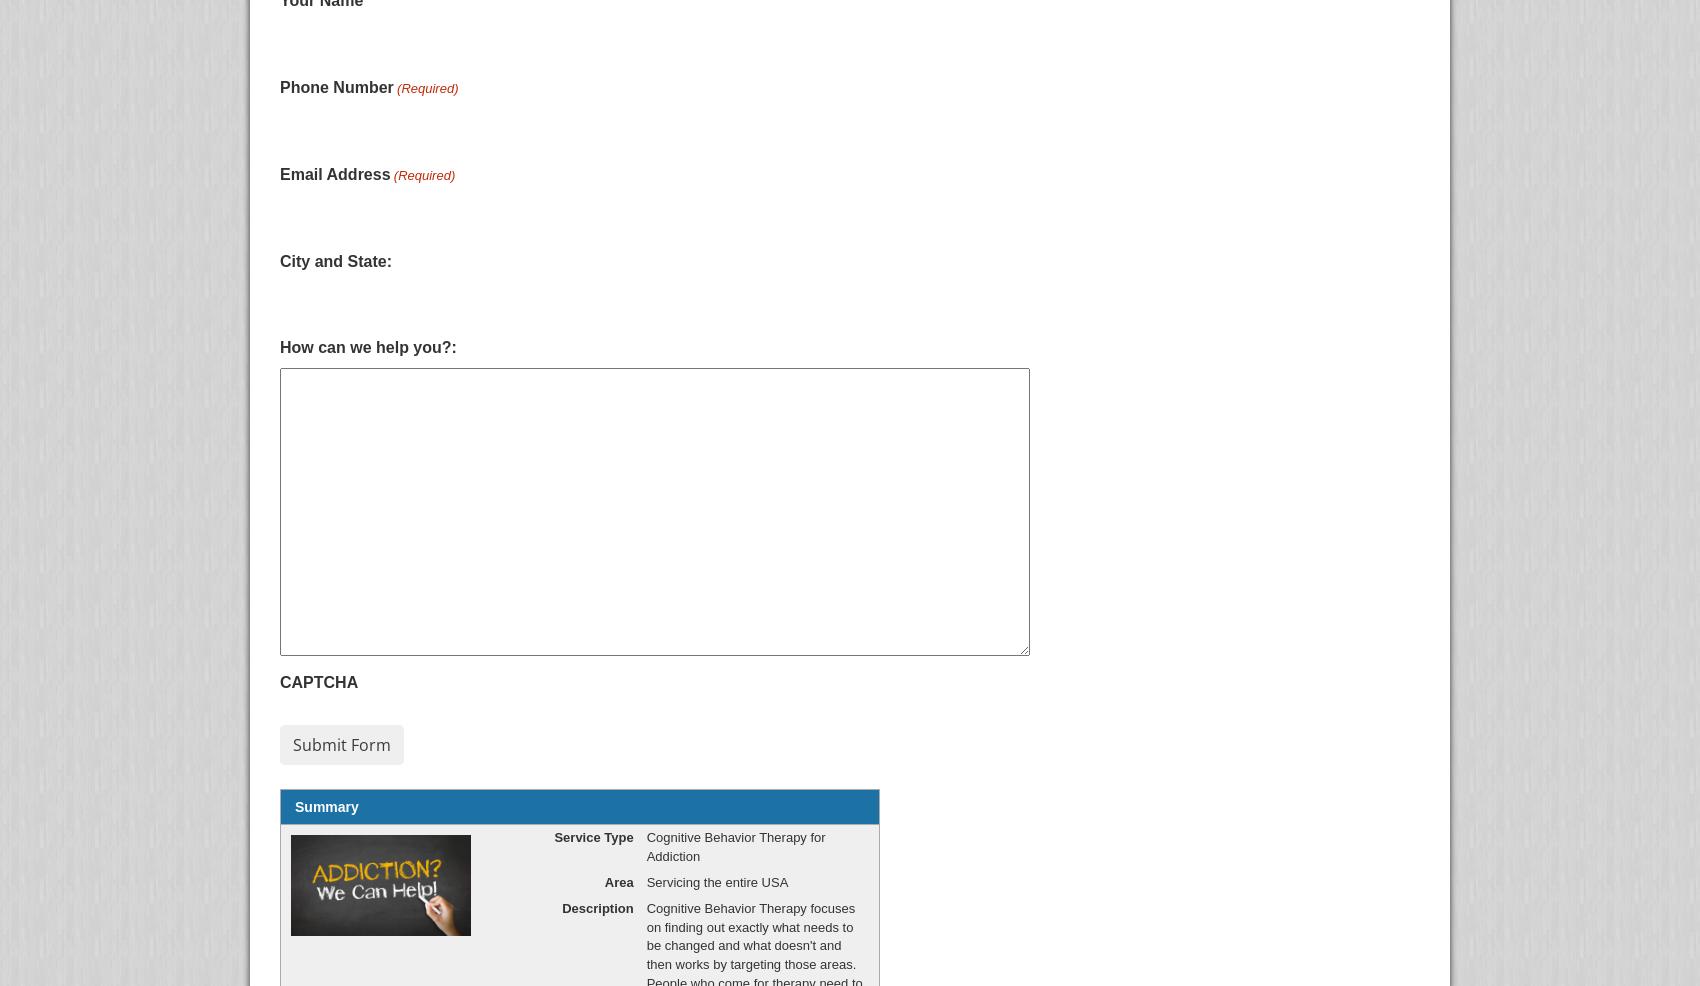  Describe the element at coordinates (717, 880) in the screenshot. I see `'Servicing the entire USA'` at that location.